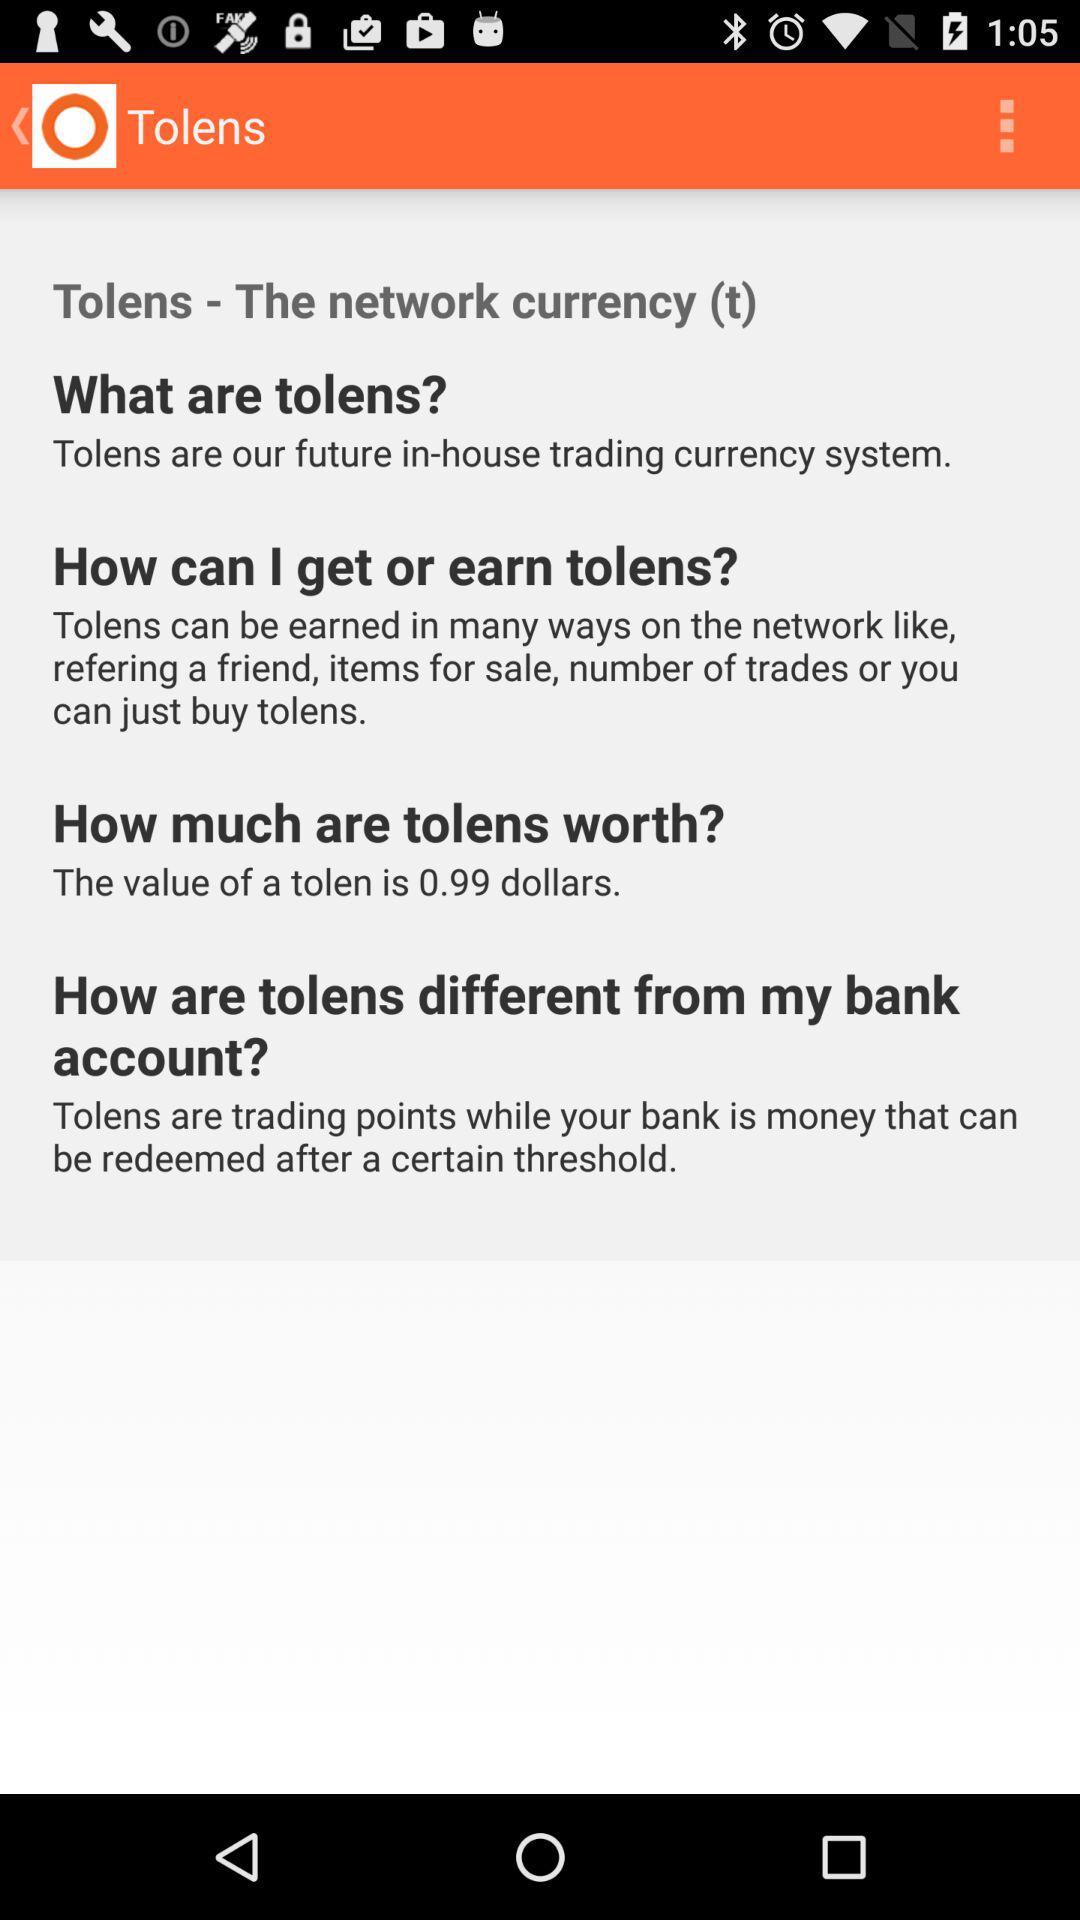  I want to click on item at the top right corner, so click(1006, 124).